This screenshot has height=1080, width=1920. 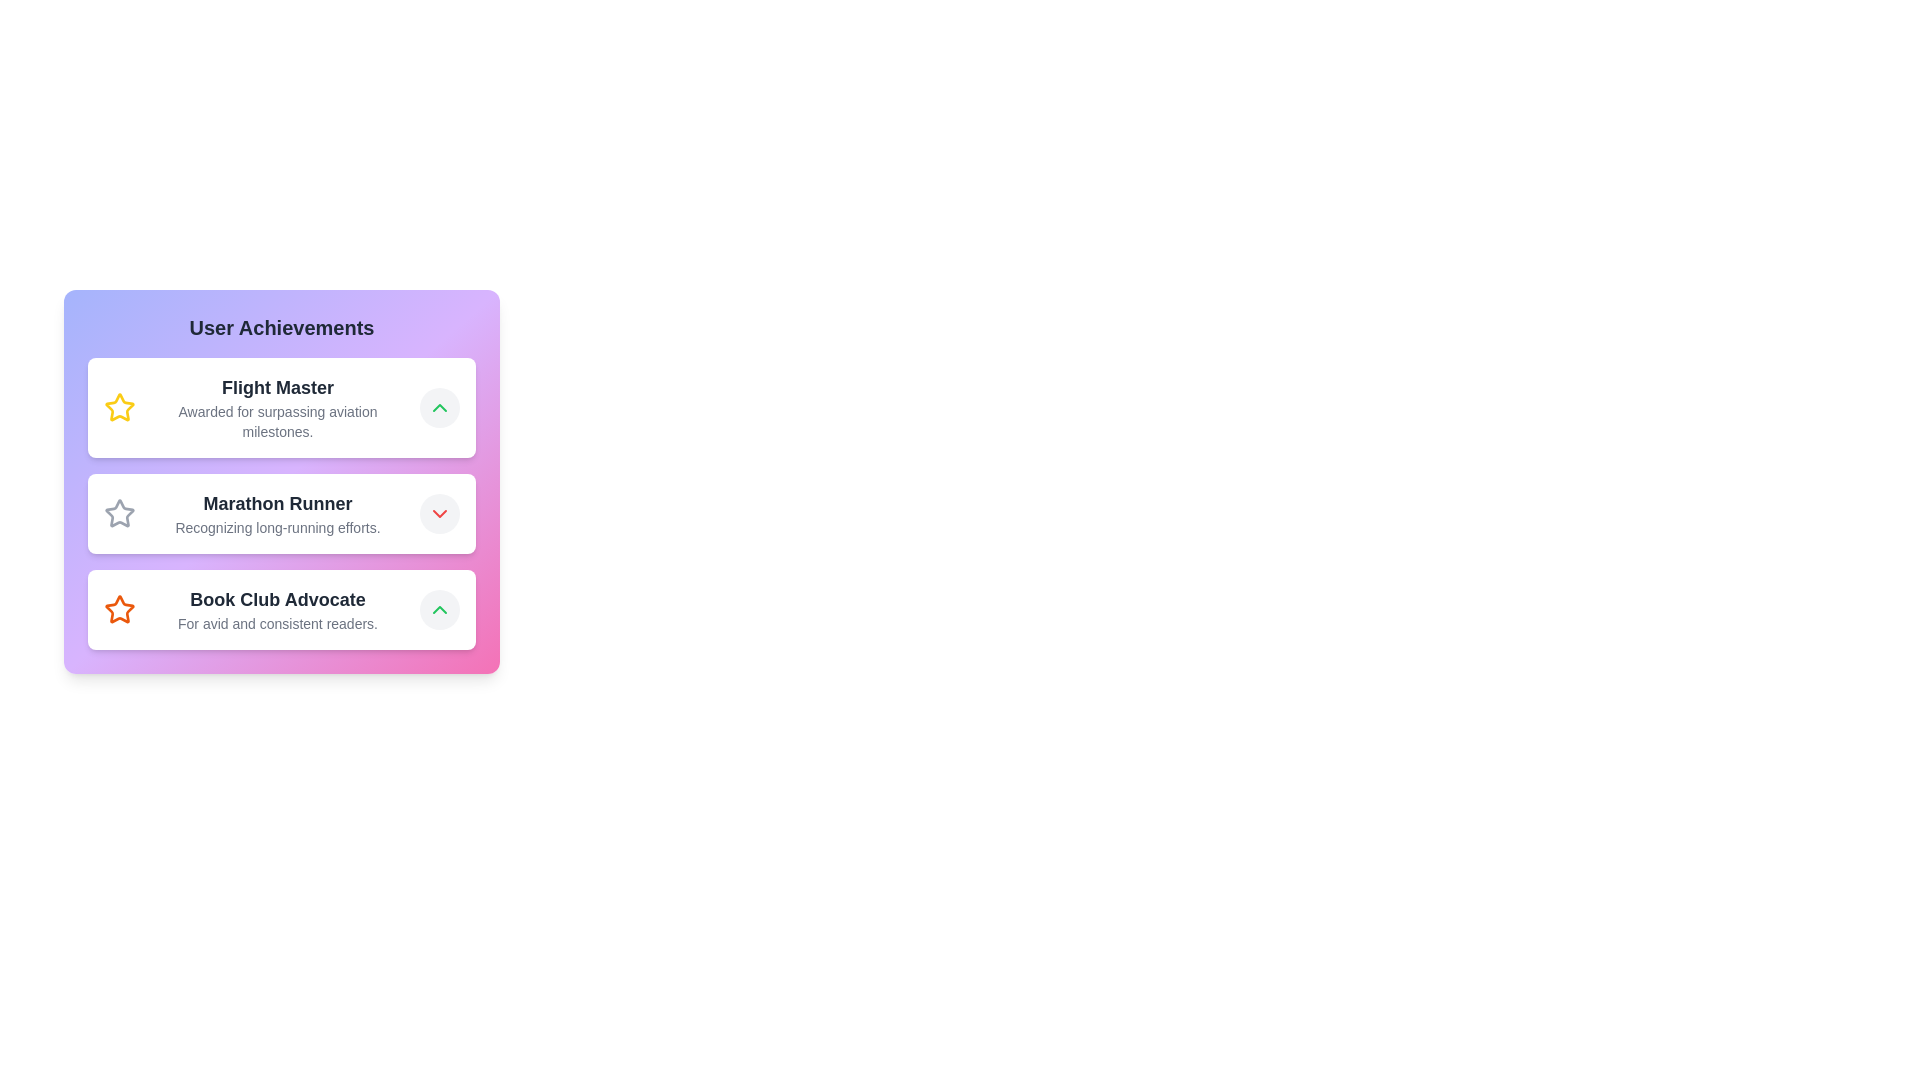 What do you see at coordinates (277, 407) in the screenshot?
I see `the 'Flight Master' text block, which displays the bold text 'Flight Master' and the smaller text 'Awarded for surpassing aviation milestones.' in the middle-left section of the 'User Achievements' list` at bounding box center [277, 407].